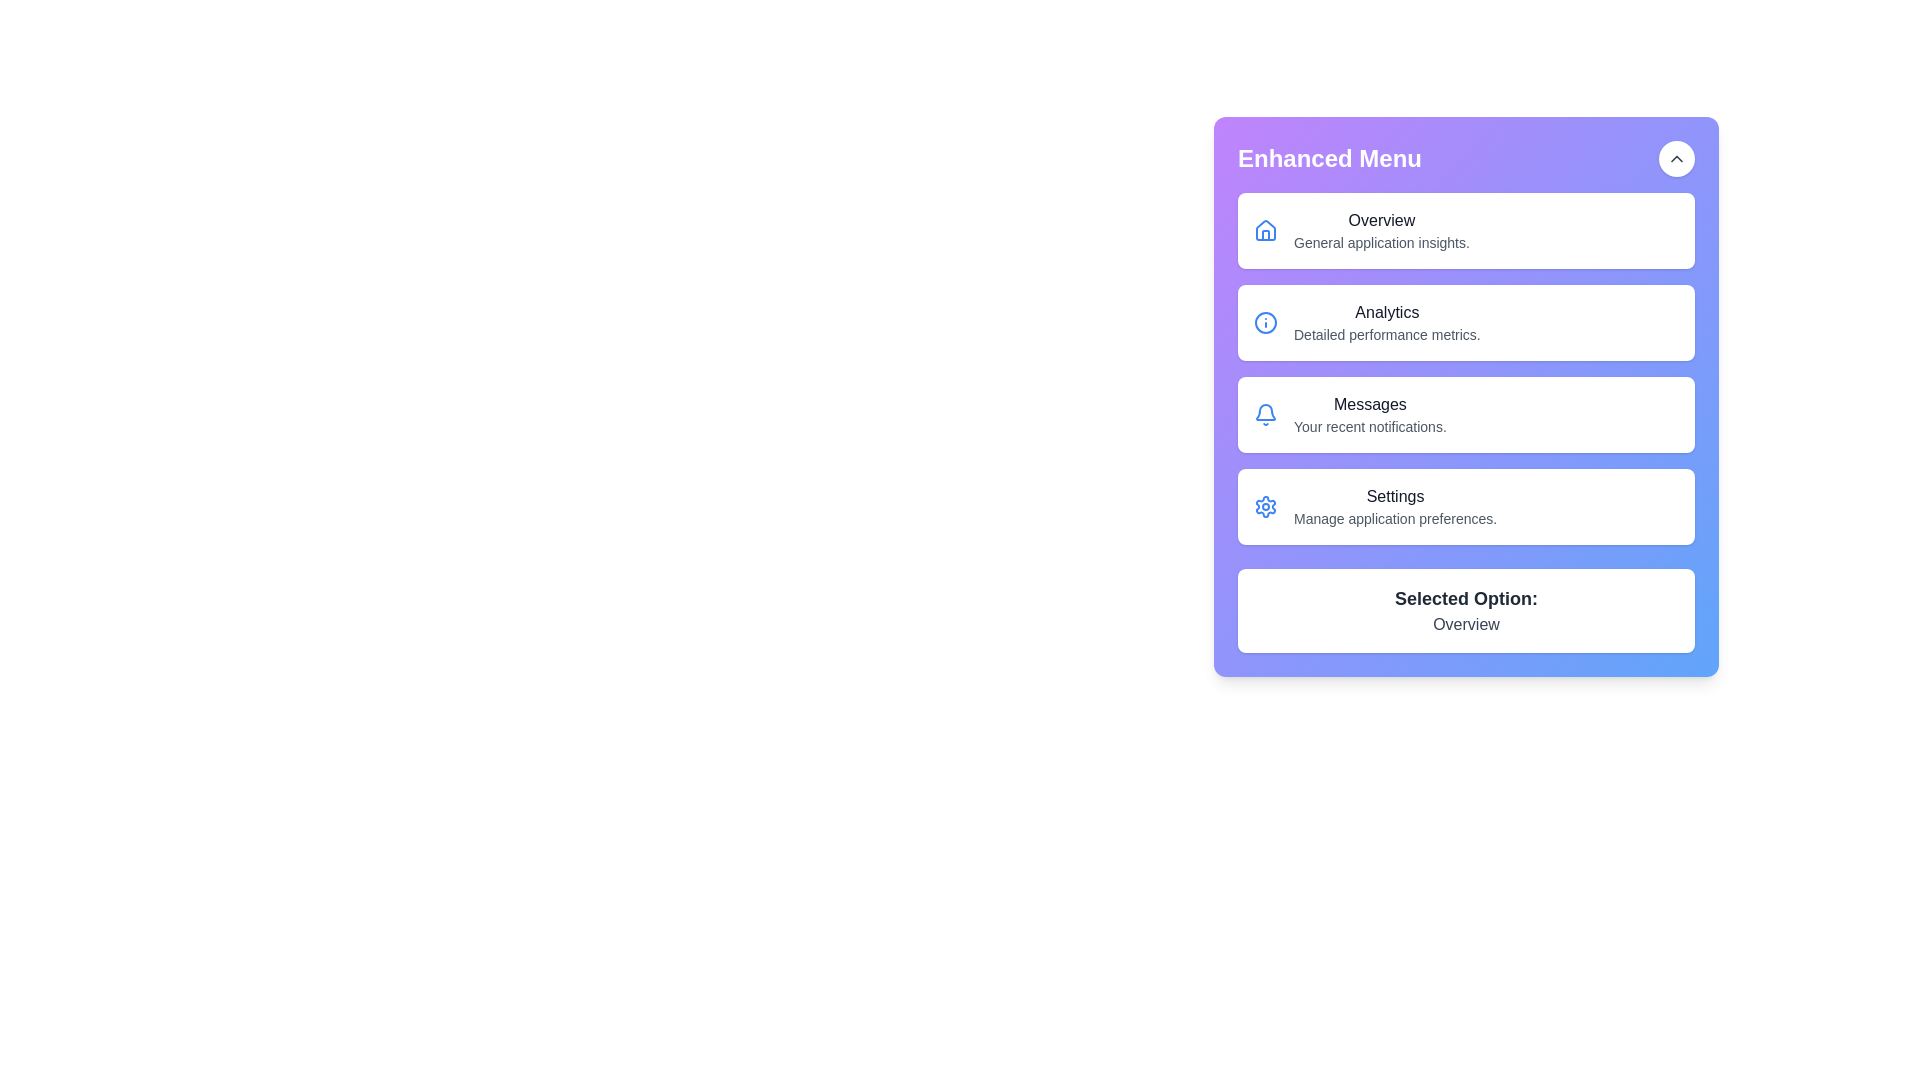  Describe the element at coordinates (1265, 411) in the screenshot. I see `the blue outlined bell-shaped notification icon located at the upper-right corner of the menu box` at that location.